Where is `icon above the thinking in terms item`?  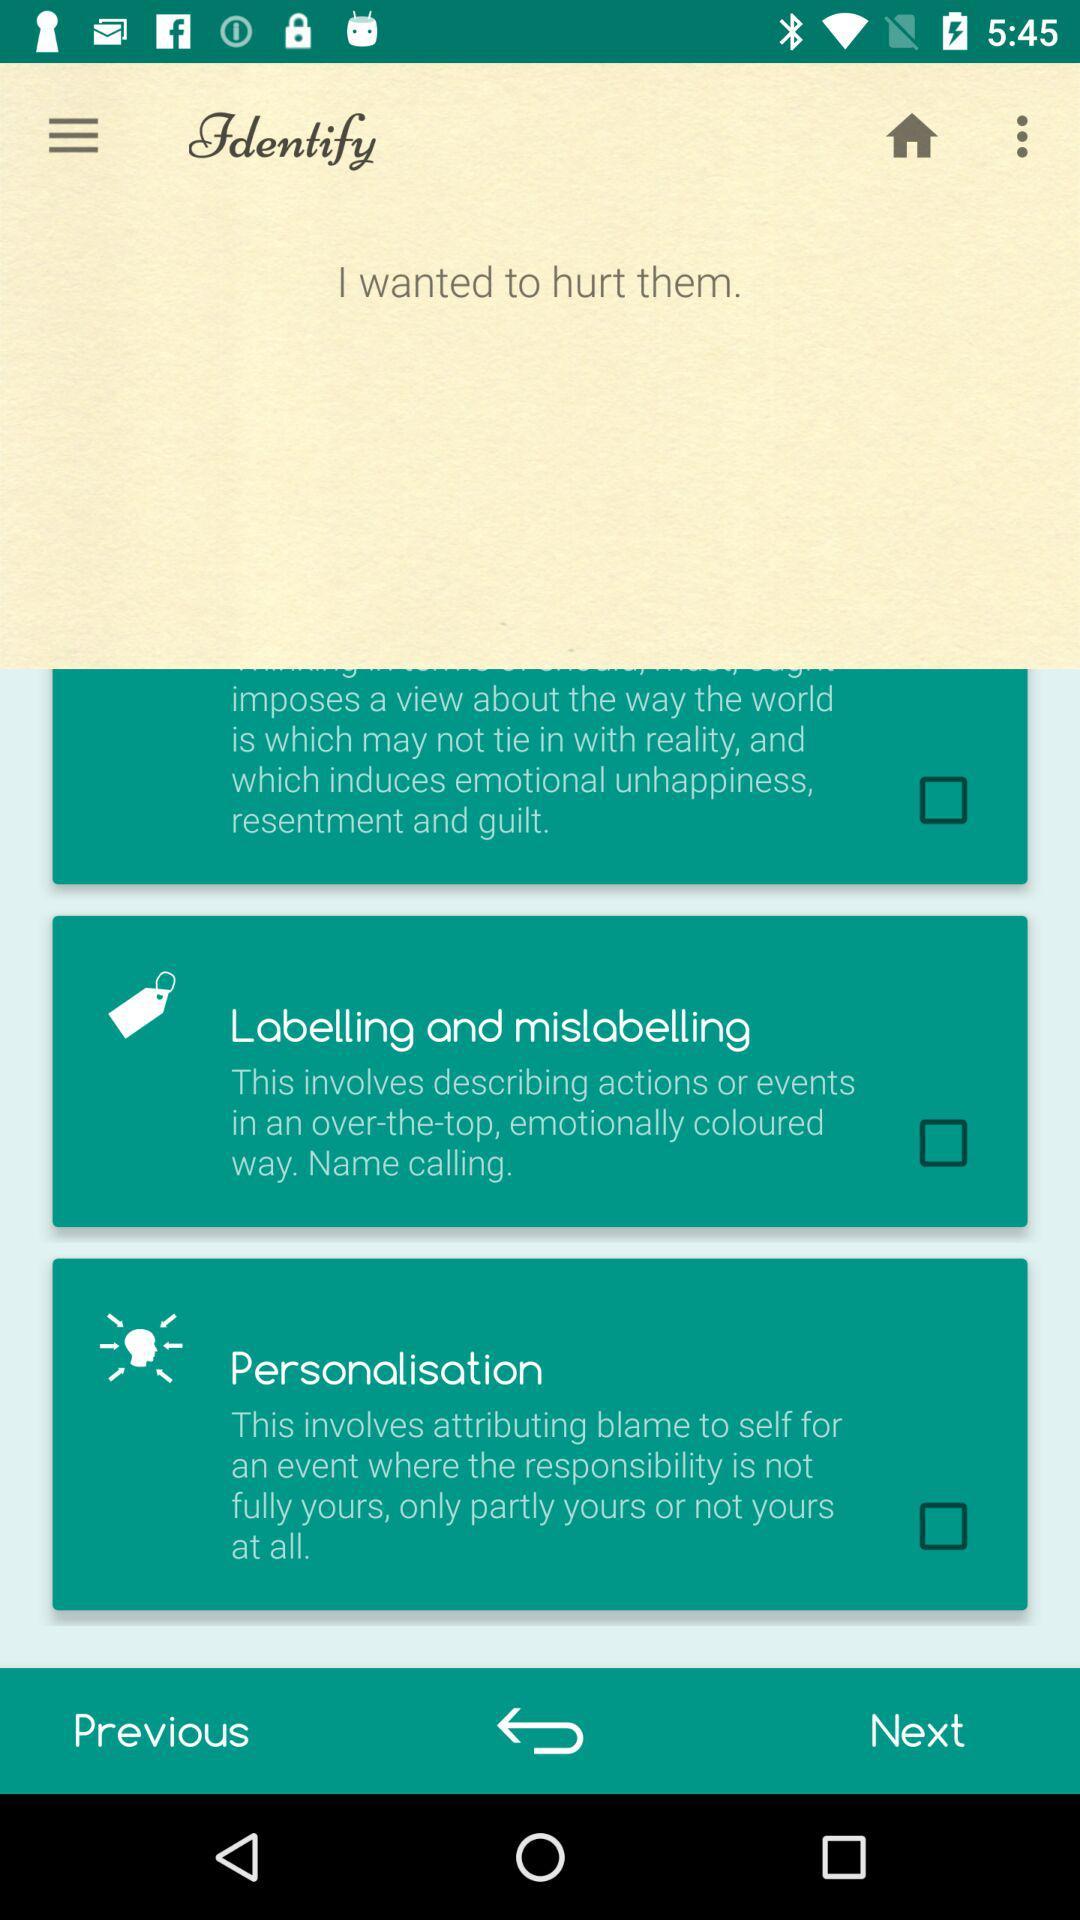
icon above the thinking in terms item is located at coordinates (911, 135).